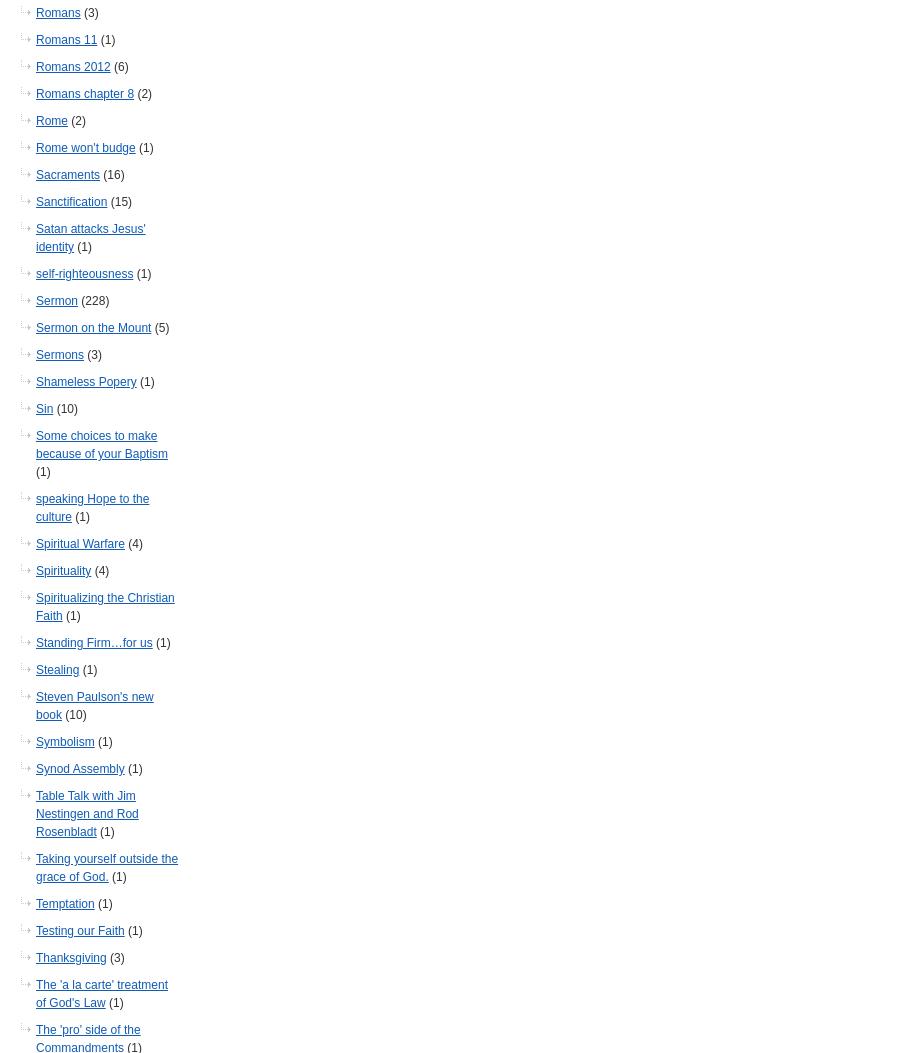 The height and width of the screenshot is (1053, 904). I want to click on 'Romans chapter 8', so click(84, 93).